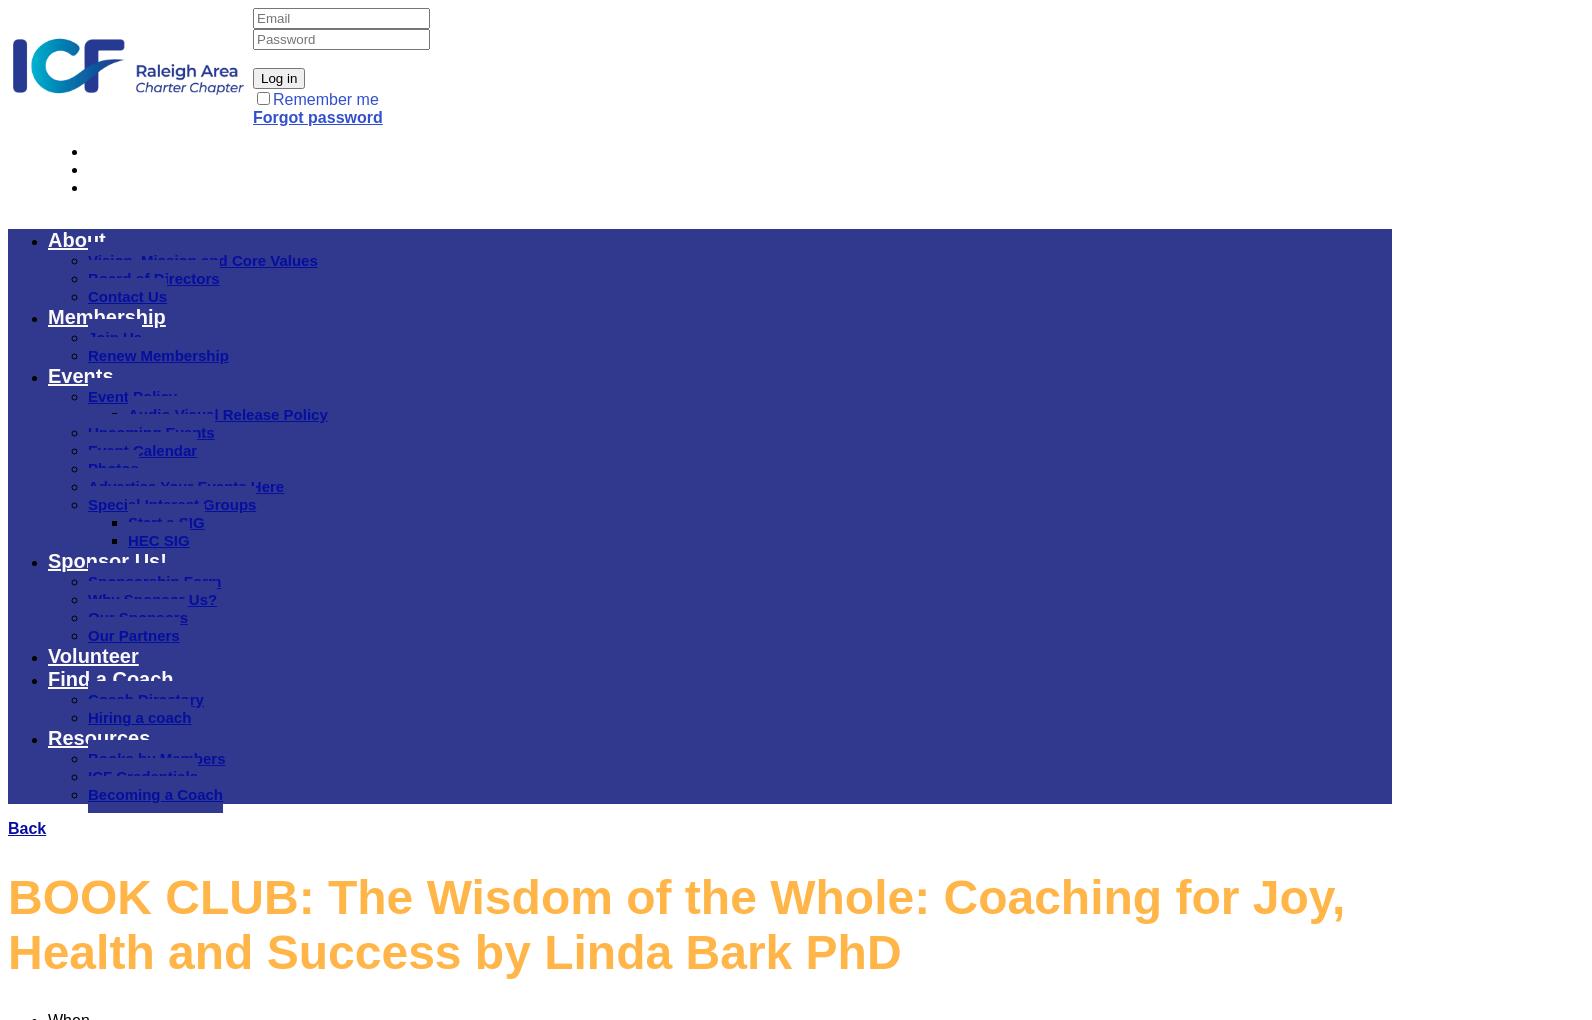 This screenshot has width=1592, height=1020. I want to click on 'HEC SIG', so click(158, 539).